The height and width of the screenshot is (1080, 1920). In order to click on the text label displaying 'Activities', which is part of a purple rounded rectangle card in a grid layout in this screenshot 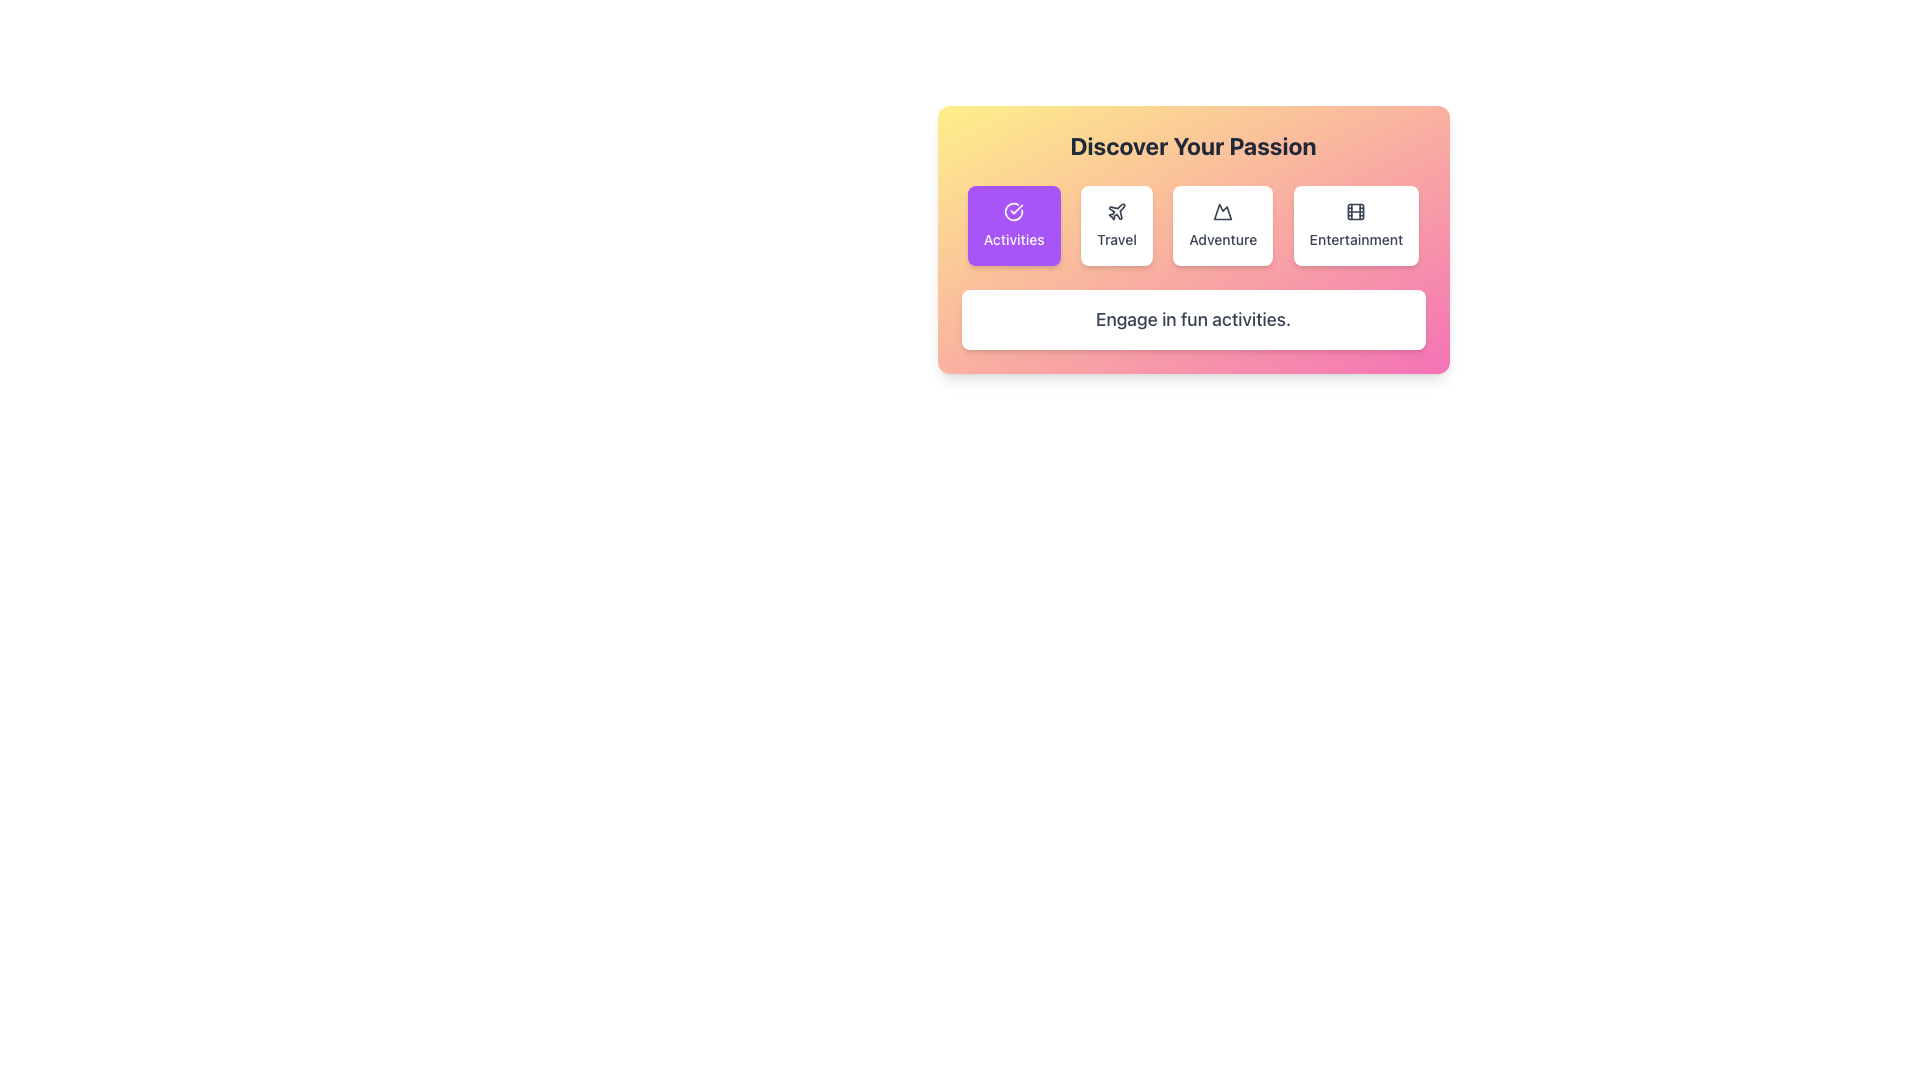, I will do `click(1014, 238)`.